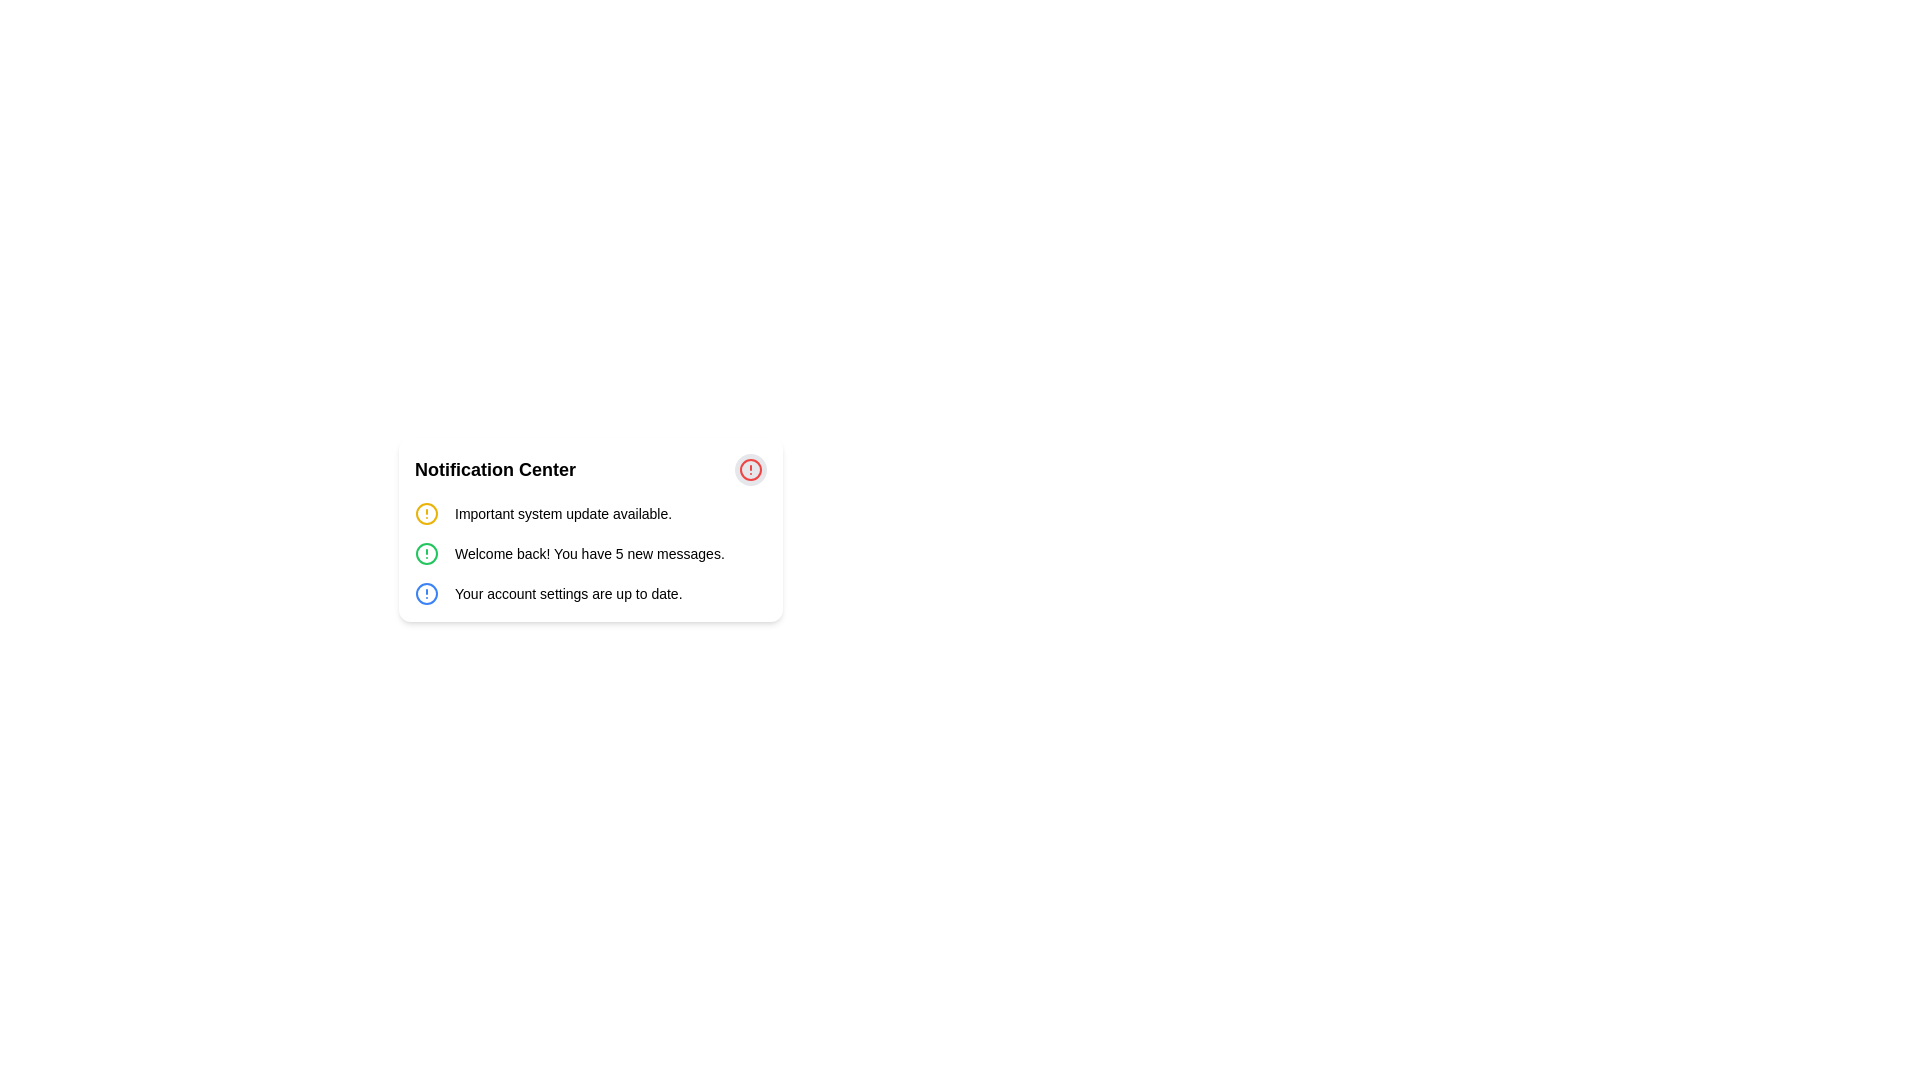 Image resolution: width=1920 pixels, height=1080 pixels. Describe the element at coordinates (589, 512) in the screenshot. I see `text of the topmost notification in the Notification Center, which indicates 'Important system update available.'` at that location.